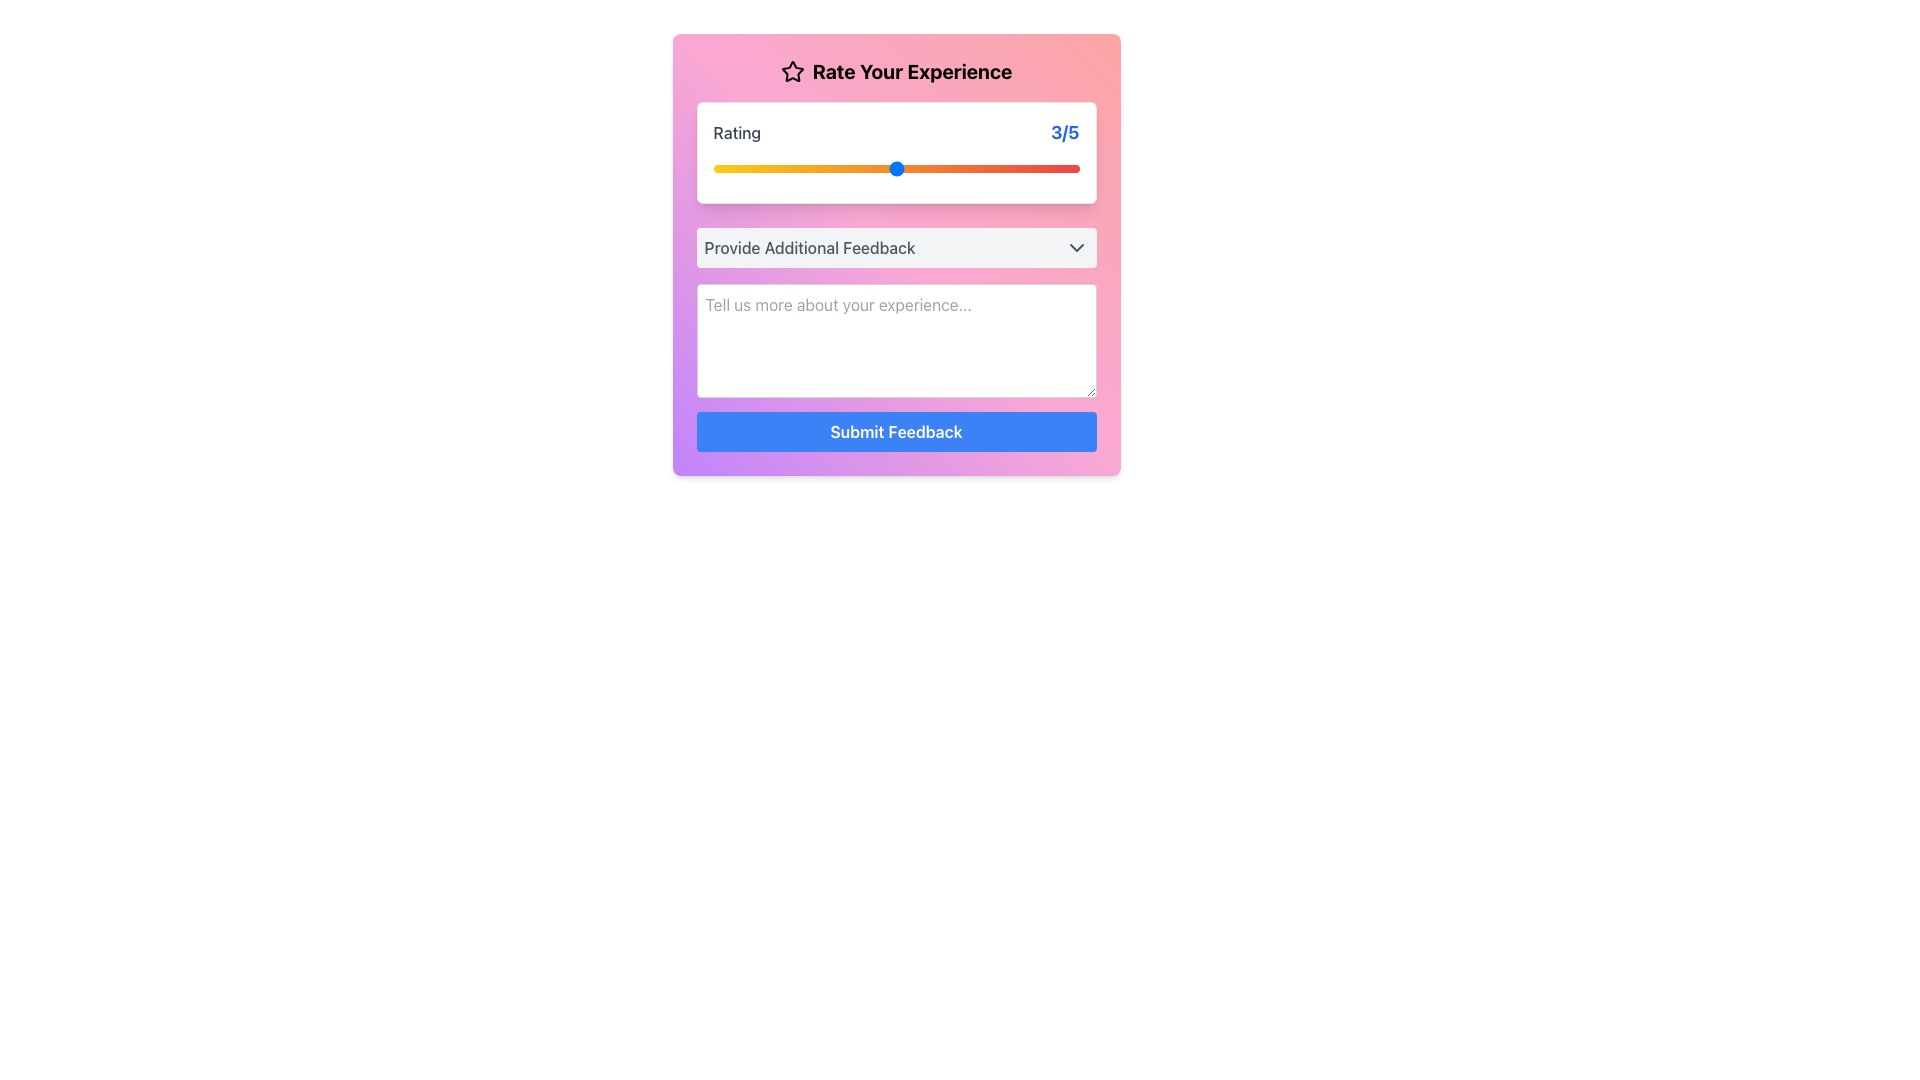  Describe the element at coordinates (791, 70) in the screenshot. I see `the star-shaped icon with a pink outline, located next to the title 'Rate Your Experience' in the top section of the card-like widget` at that location.